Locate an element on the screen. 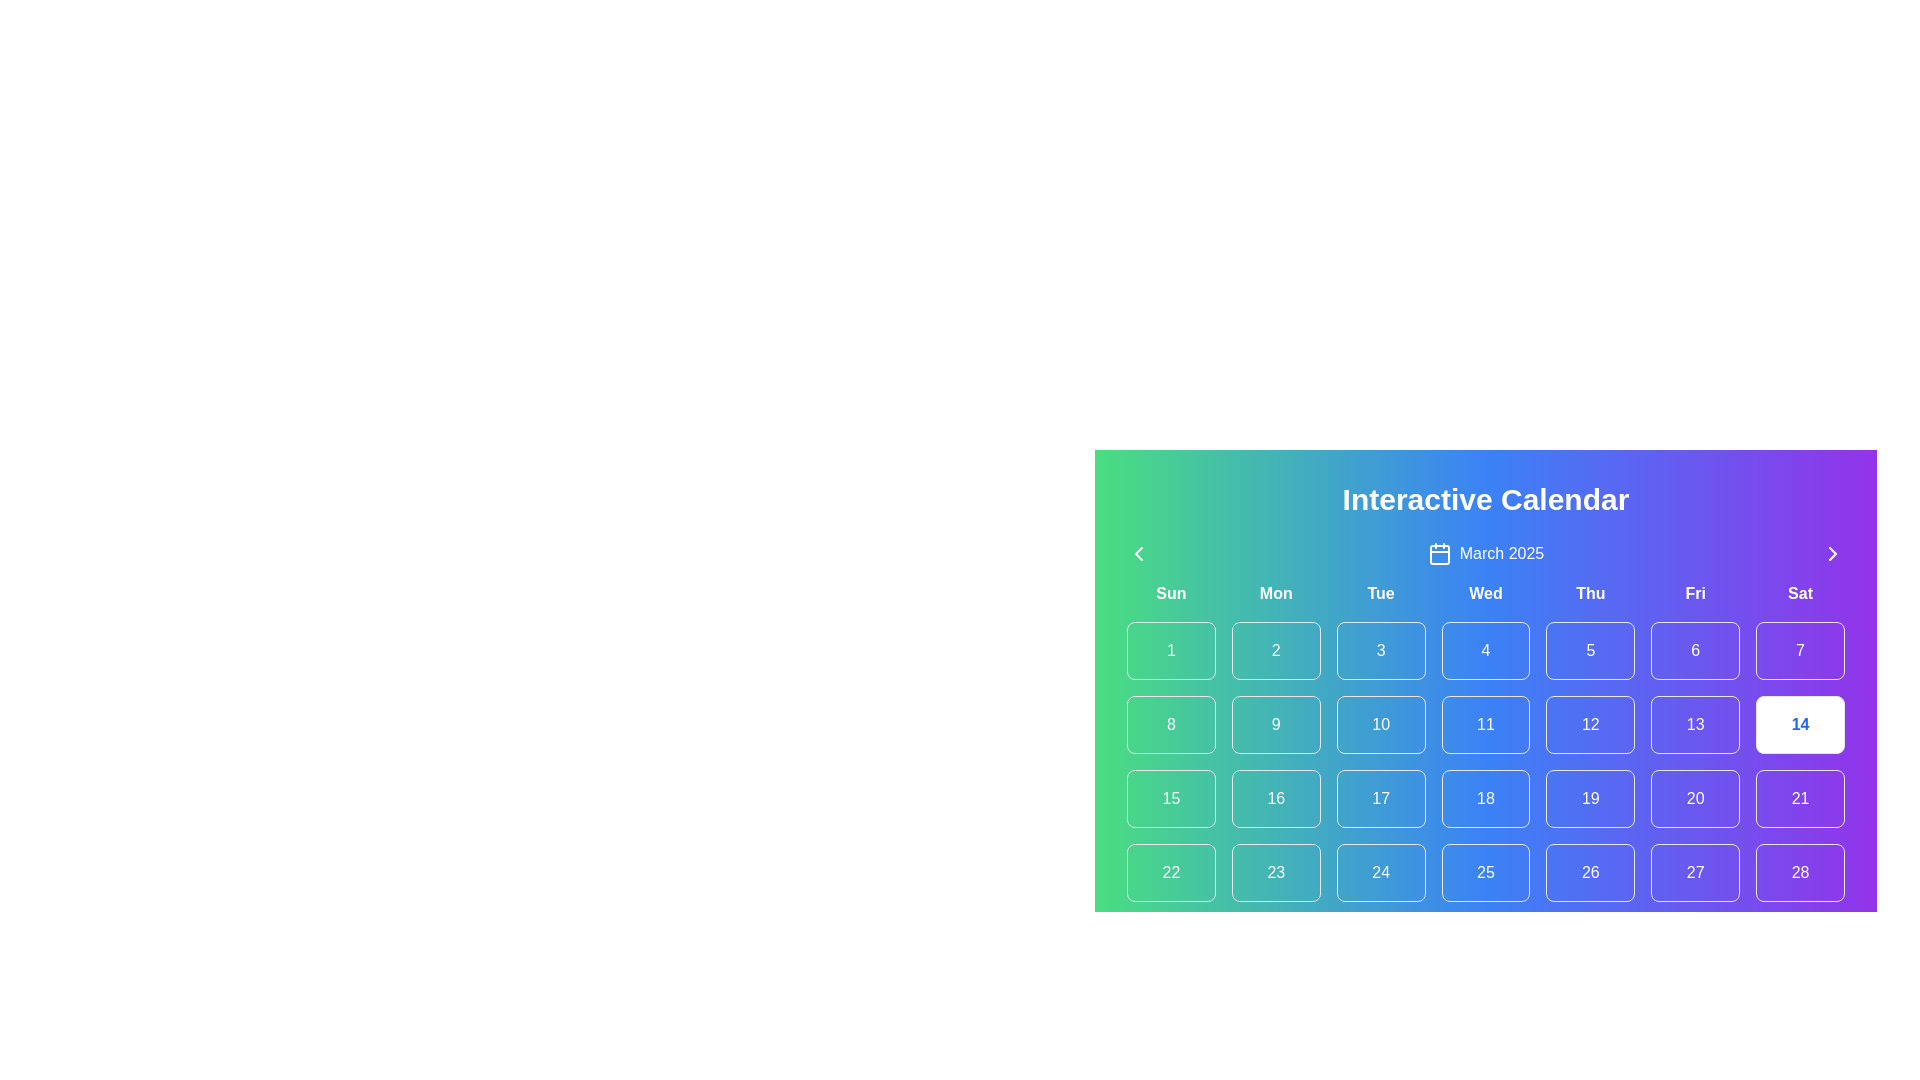 This screenshot has height=1080, width=1920. the Text Label representing Wednesday in the weekly calendar interface is located at coordinates (1486, 593).